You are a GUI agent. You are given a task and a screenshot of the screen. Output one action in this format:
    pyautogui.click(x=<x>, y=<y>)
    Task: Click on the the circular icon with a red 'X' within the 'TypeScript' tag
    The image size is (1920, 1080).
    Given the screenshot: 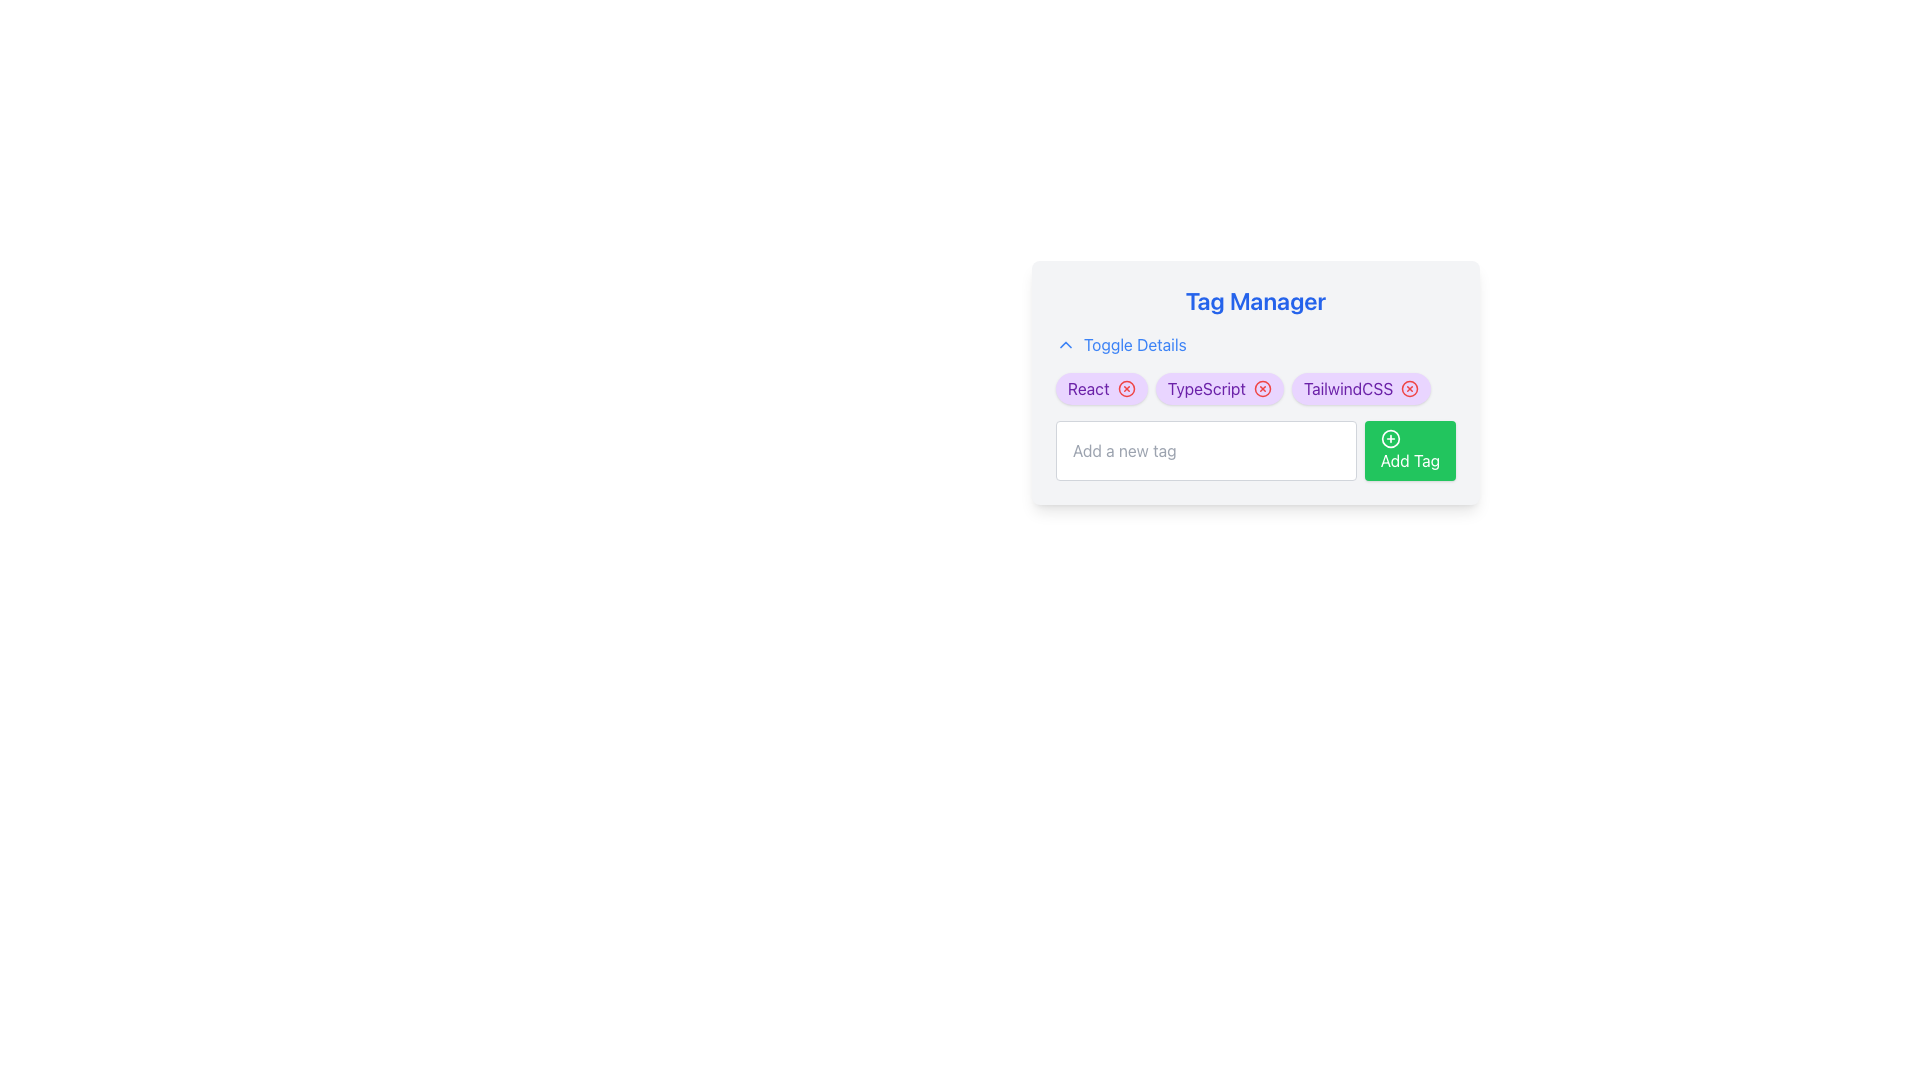 What is the action you would take?
    pyautogui.click(x=1261, y=389)
    